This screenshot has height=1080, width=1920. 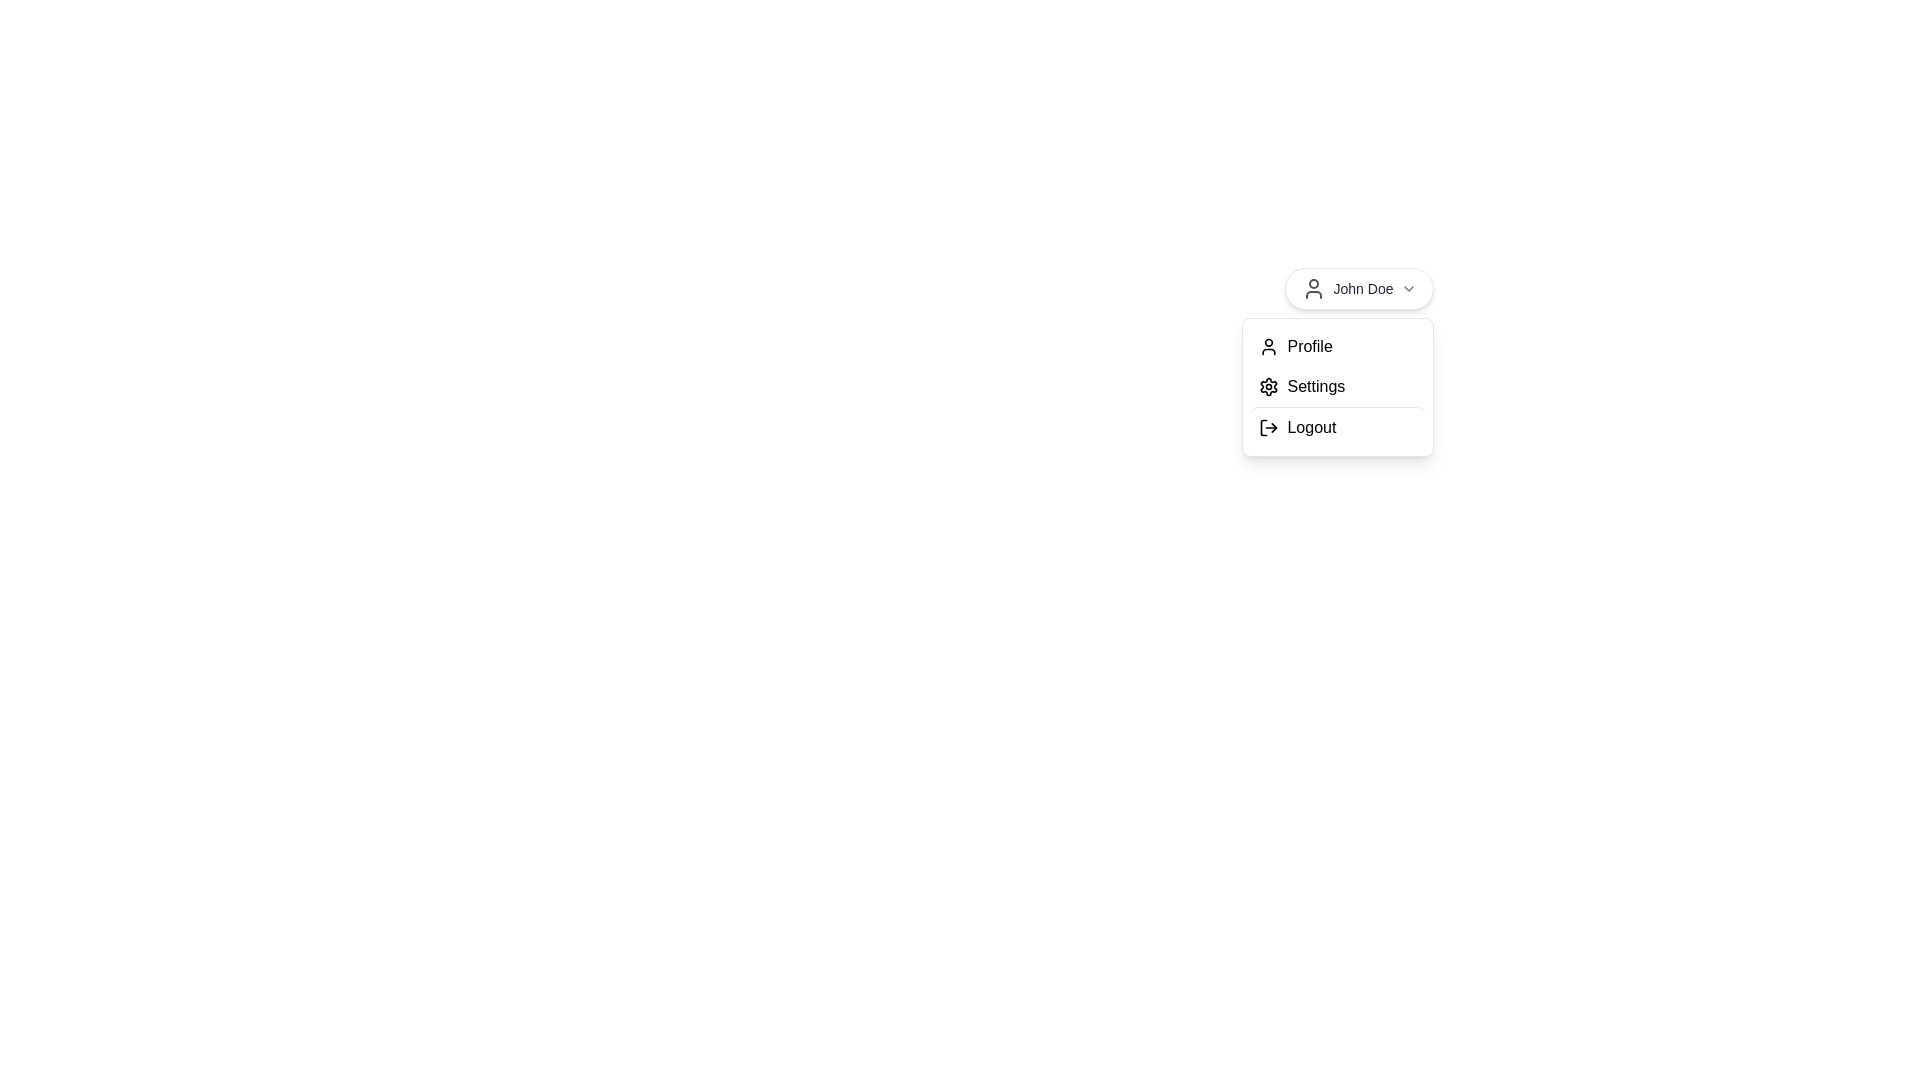 What do you see at coordinates (1408, 289) in the screenshot?
I see `the Dropdown indicator (chevron icon) located at the far right of the button containing 'John Doe'` at bounding box center [1408, 289].